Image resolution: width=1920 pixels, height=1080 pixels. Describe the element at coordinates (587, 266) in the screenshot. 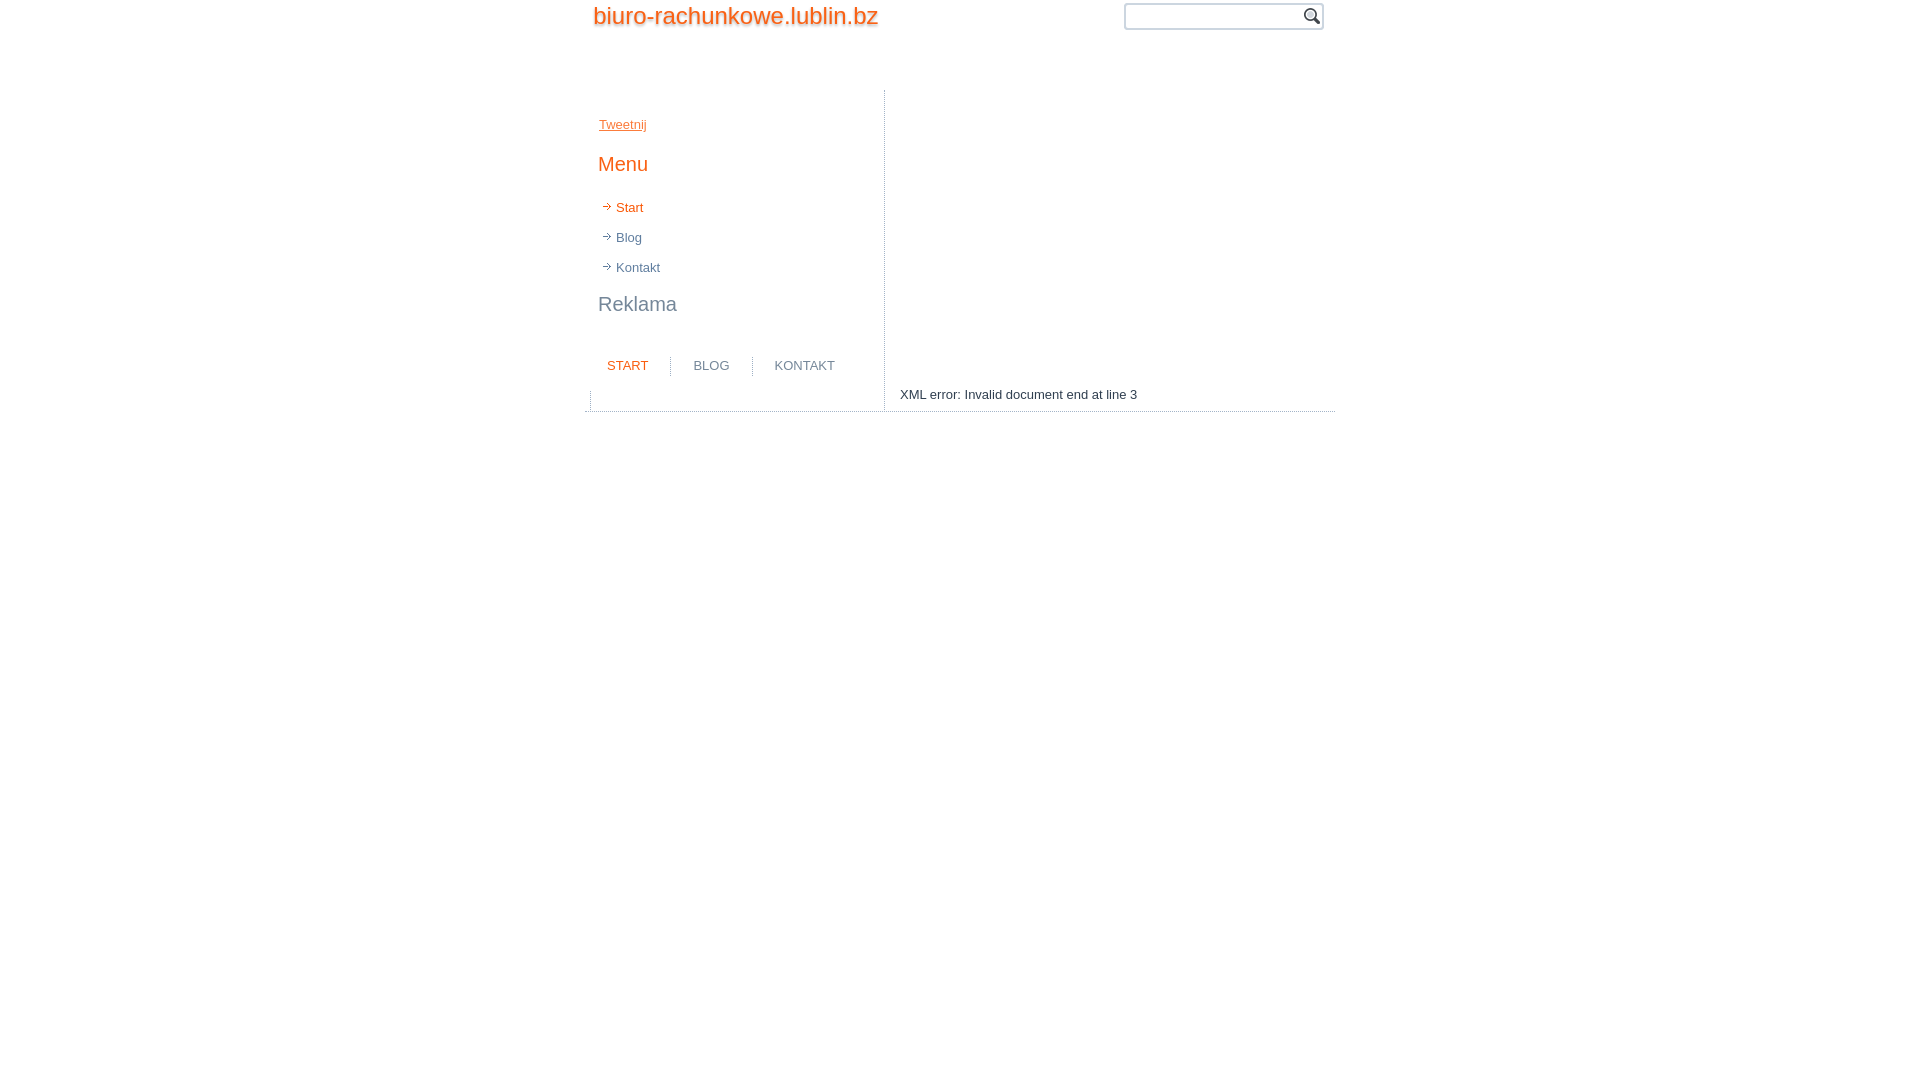

I see `'Kontakt'` at that location.